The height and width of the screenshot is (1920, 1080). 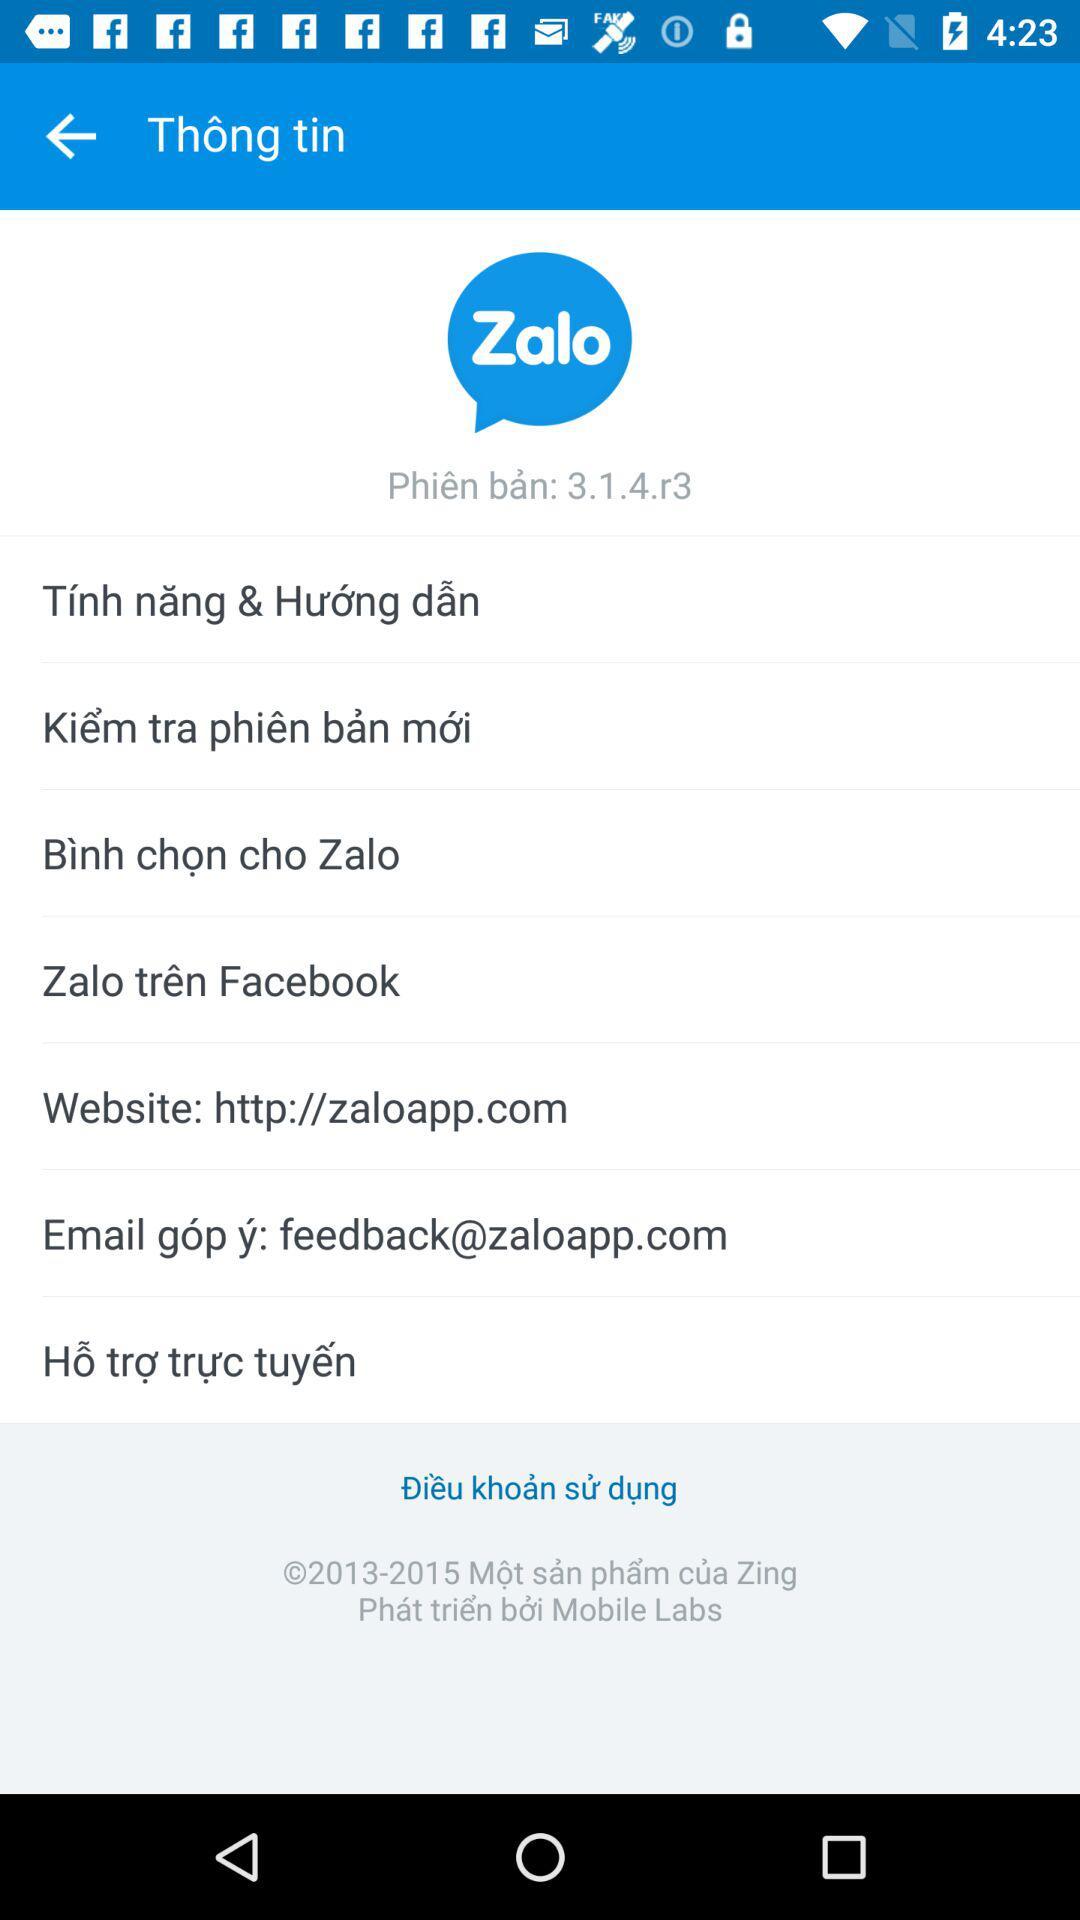 I want to click on website http zaloapp icon, so click(x=540, y=1105).